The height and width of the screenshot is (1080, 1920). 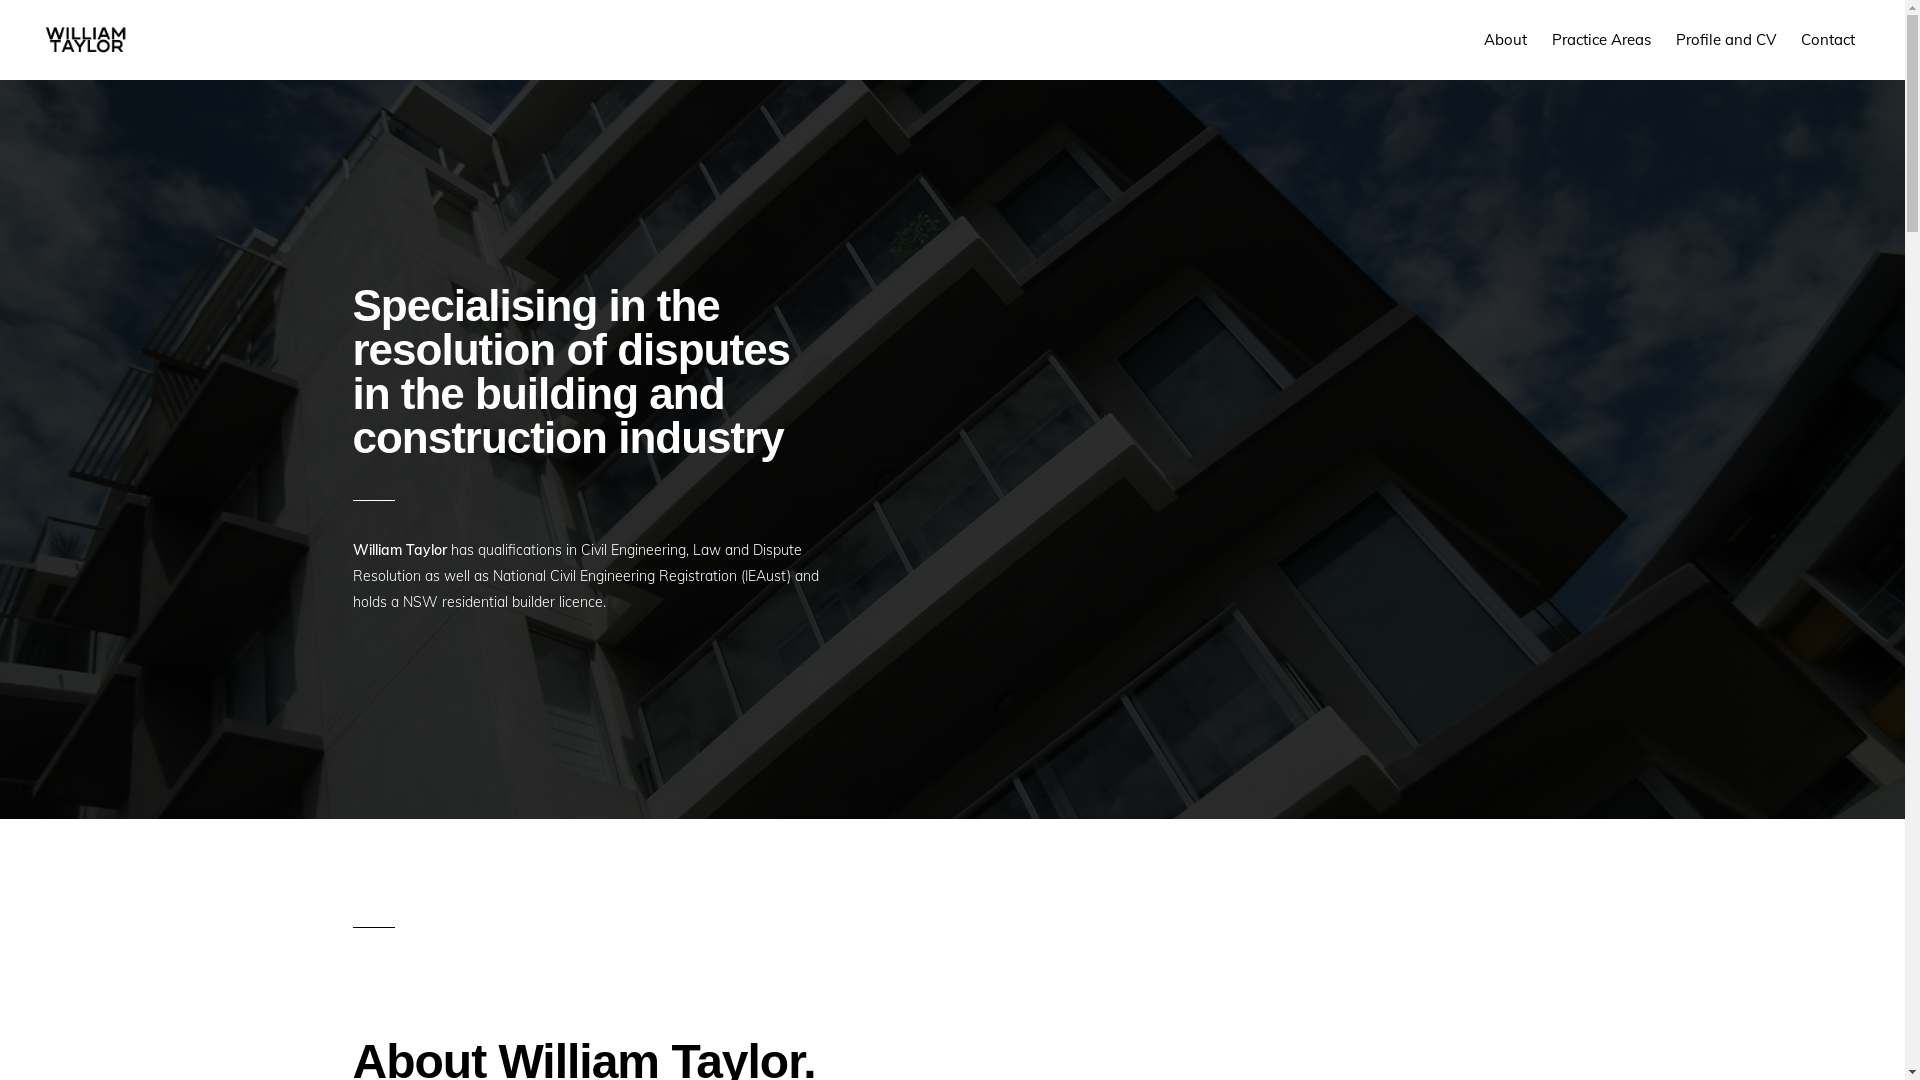 What do you see at coordinates (780, 1033) in the screenshot?
I see `'View our Disclaimer Statement'` at bounding box center [780, 1033].